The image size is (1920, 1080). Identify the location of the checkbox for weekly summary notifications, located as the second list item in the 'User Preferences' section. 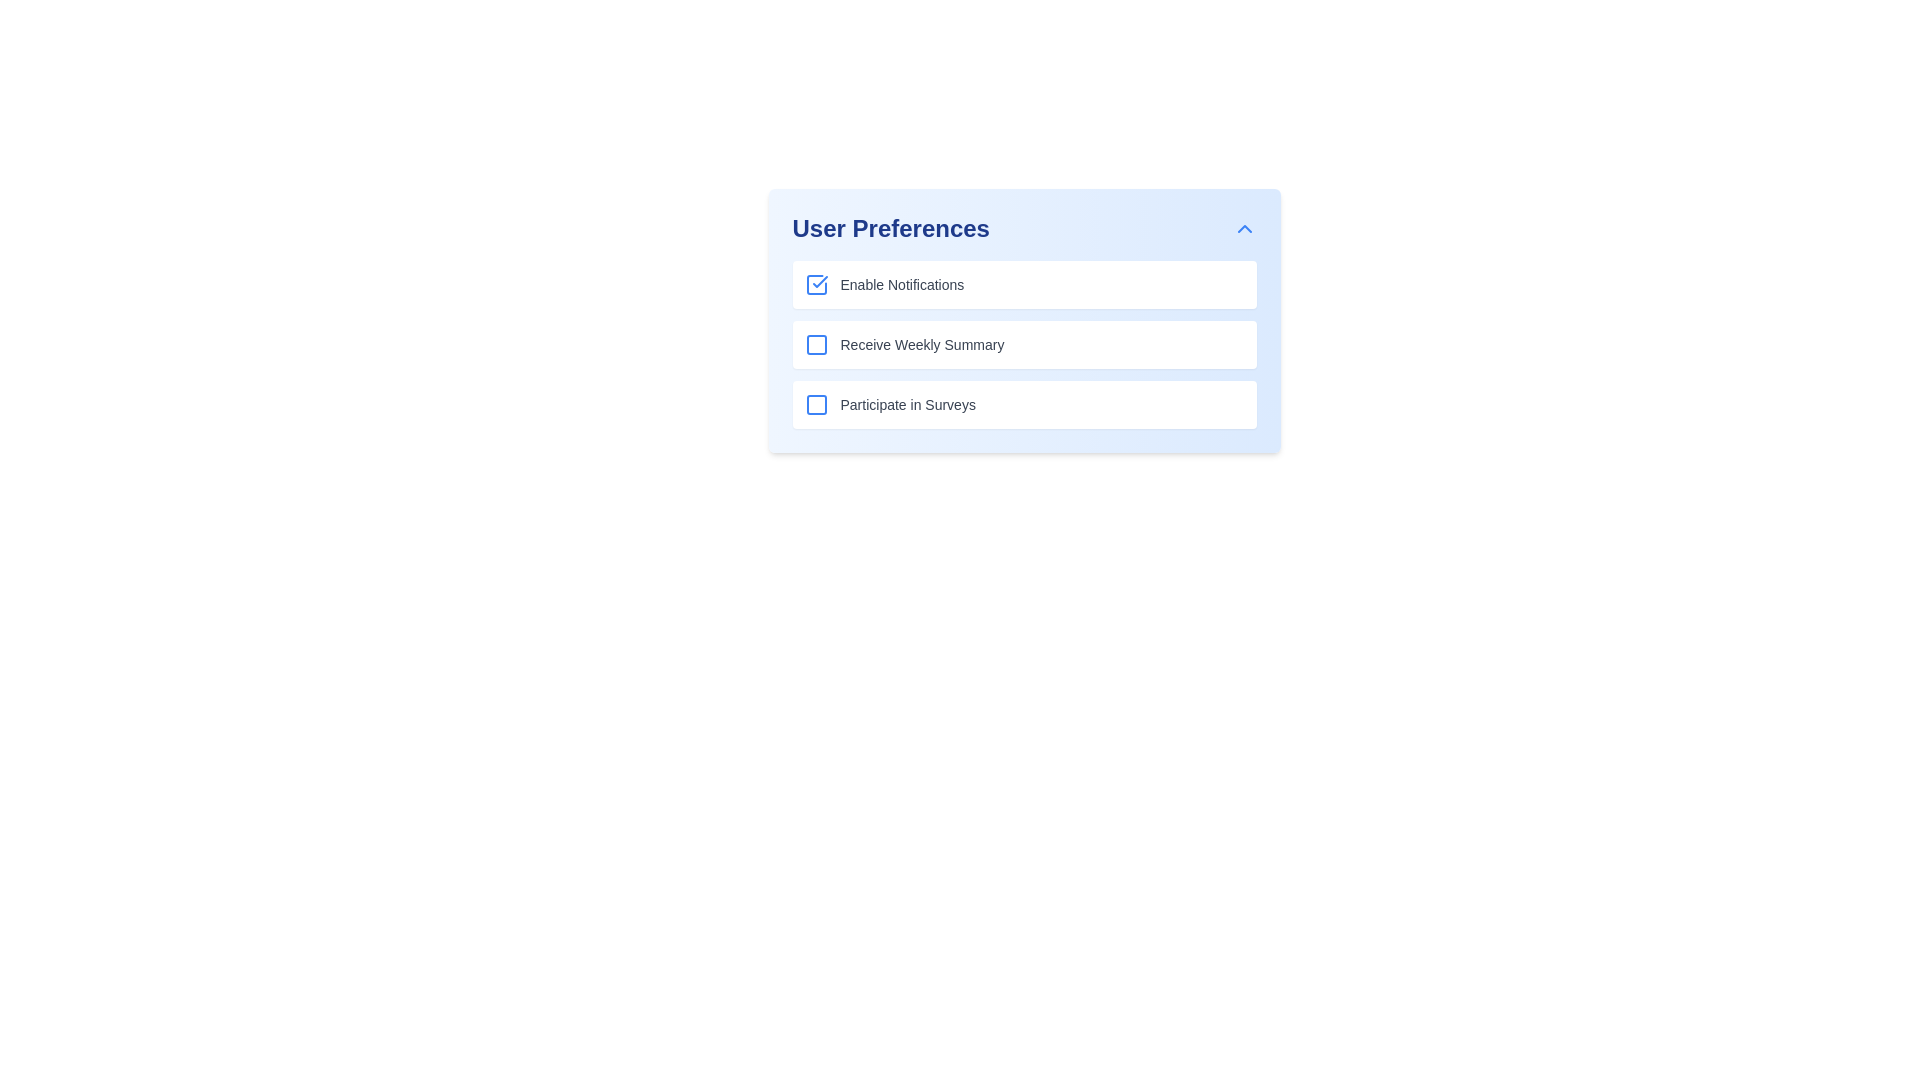
(1024, 343).